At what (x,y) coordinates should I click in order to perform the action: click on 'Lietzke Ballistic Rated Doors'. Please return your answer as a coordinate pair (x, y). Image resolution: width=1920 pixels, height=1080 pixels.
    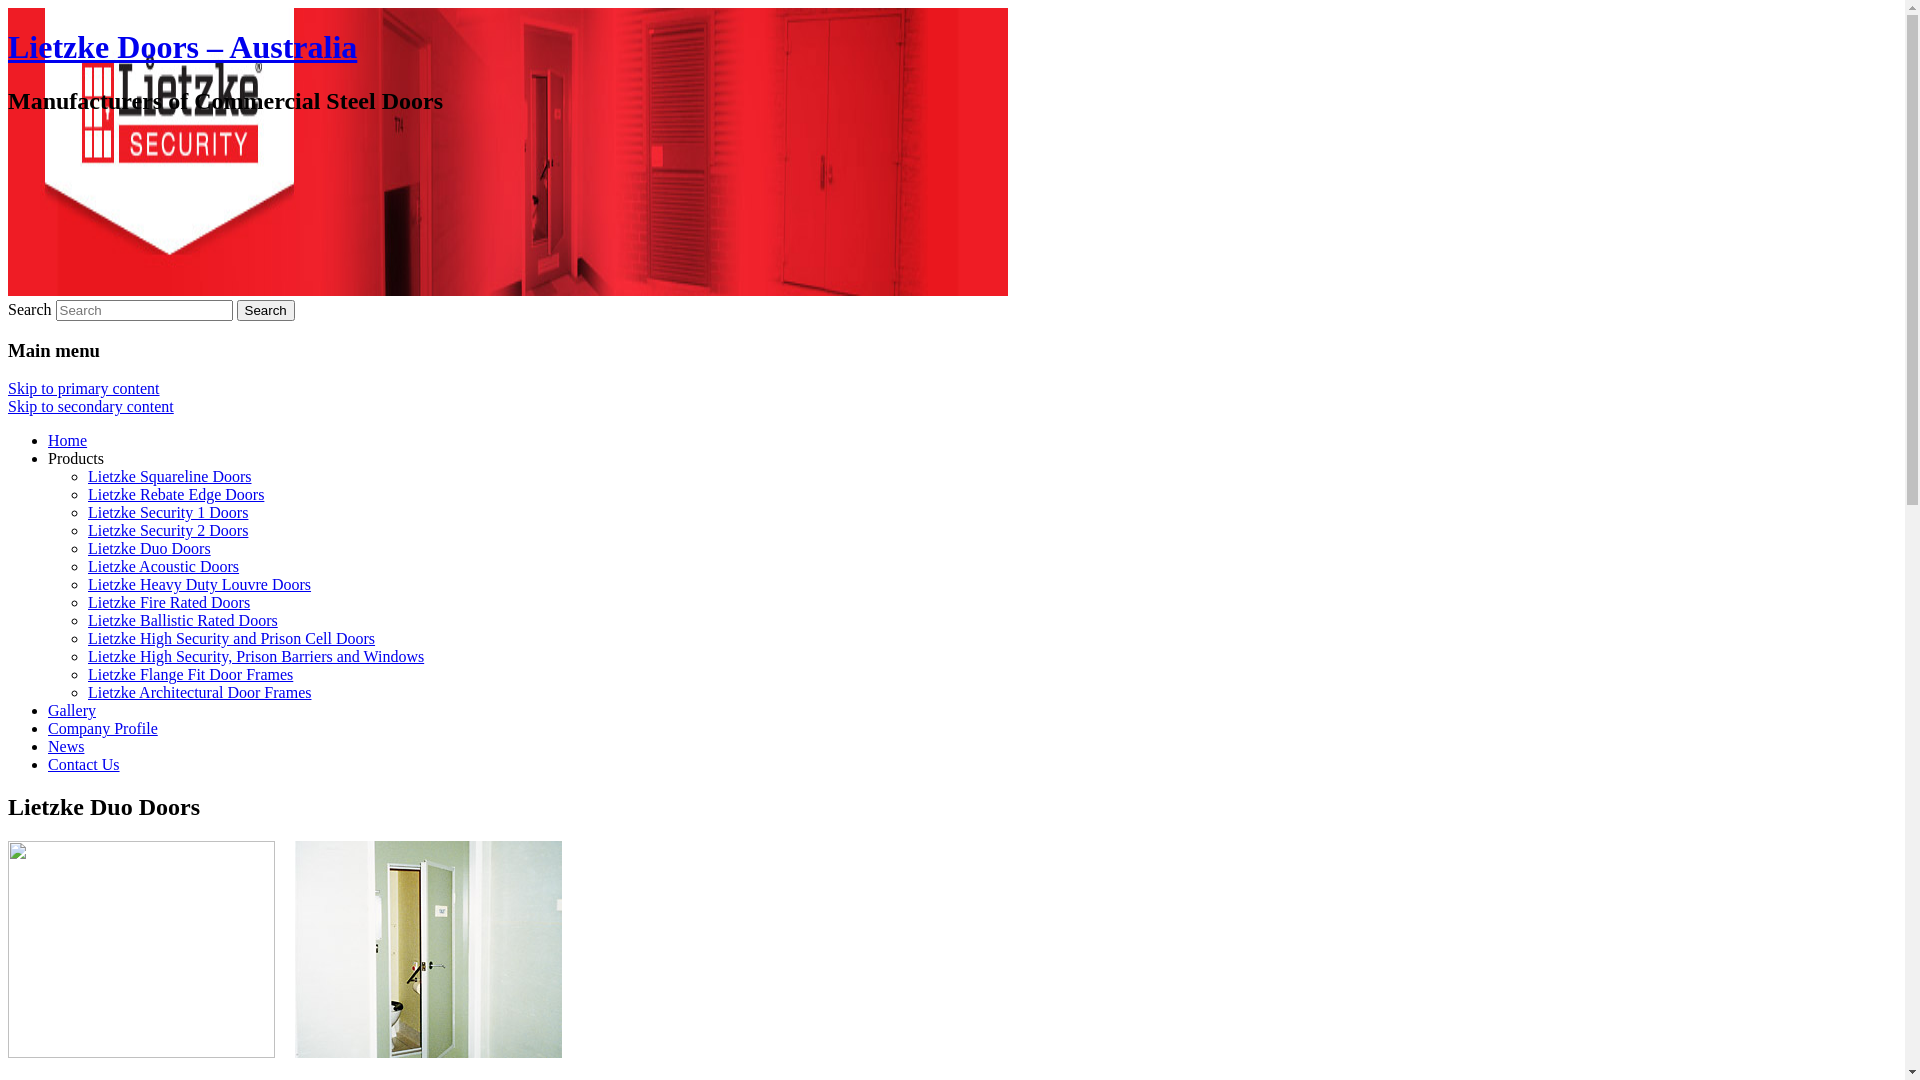
    Looking at the image, I should click on (86, 619).